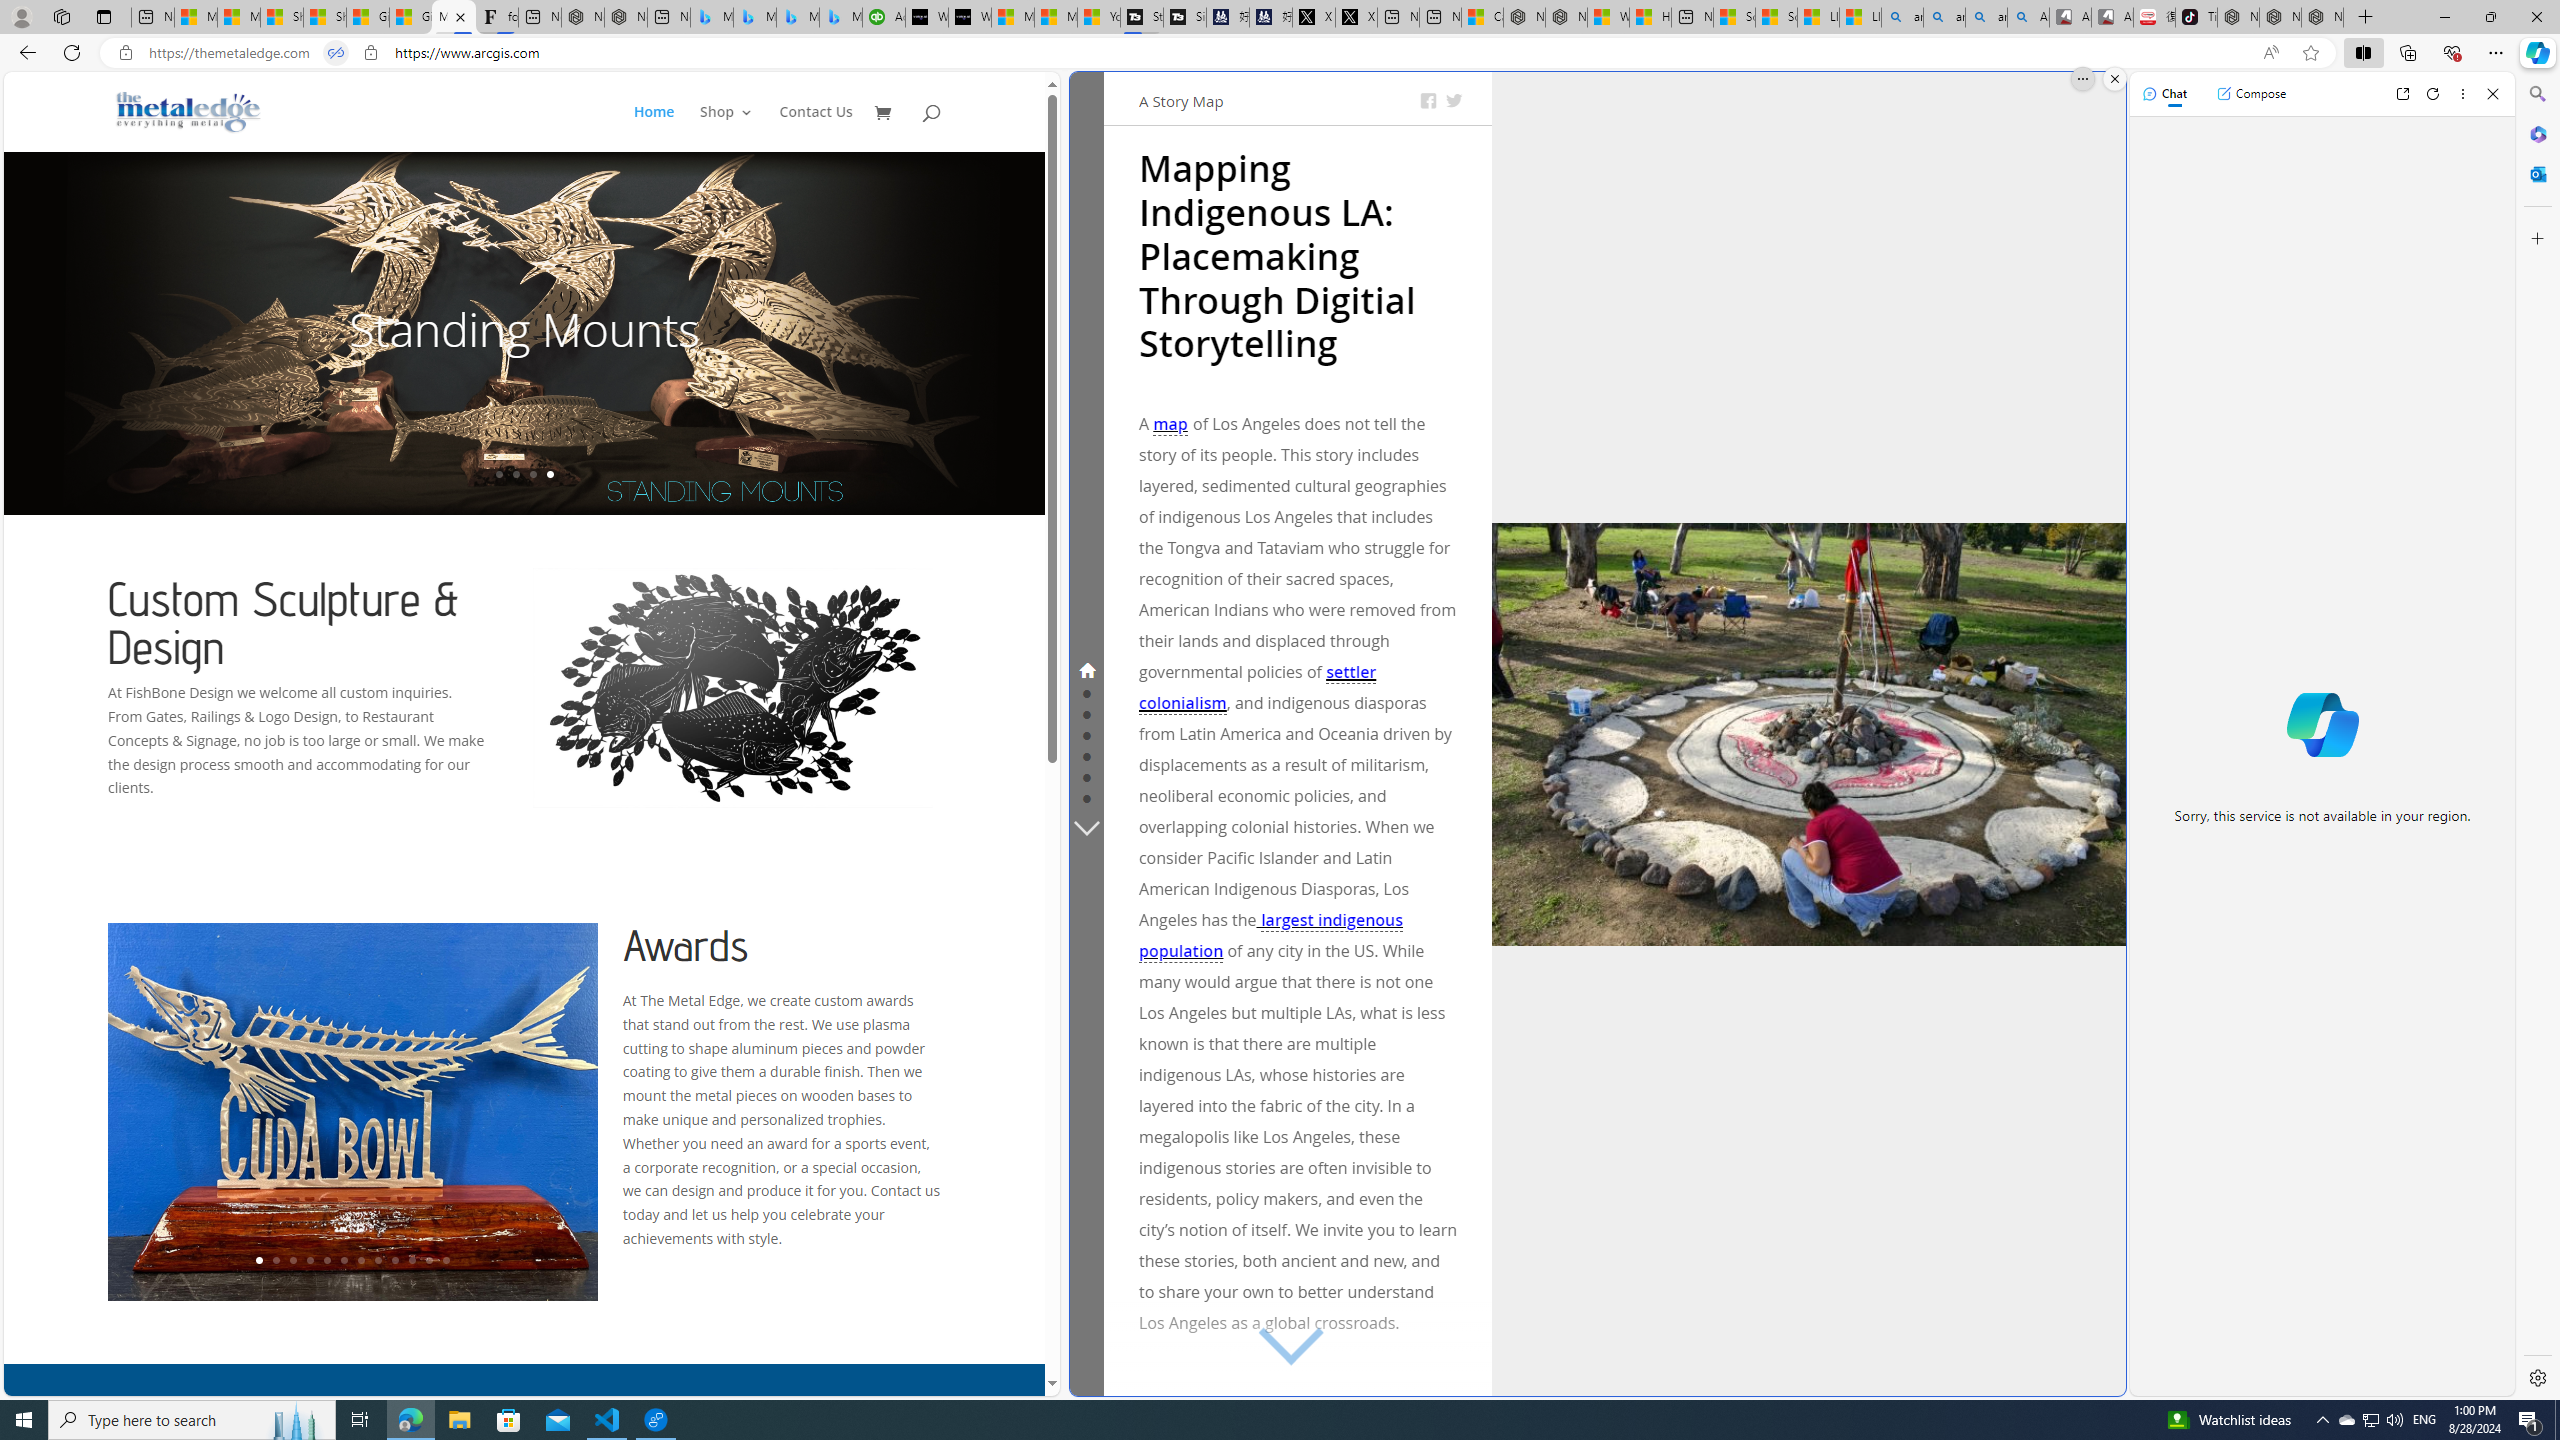 The height and width of the screenshot is (1440, 2560). Describe the element at coordinates (2535, 1376) in the screenshot. I see `'Settings'` at that location.